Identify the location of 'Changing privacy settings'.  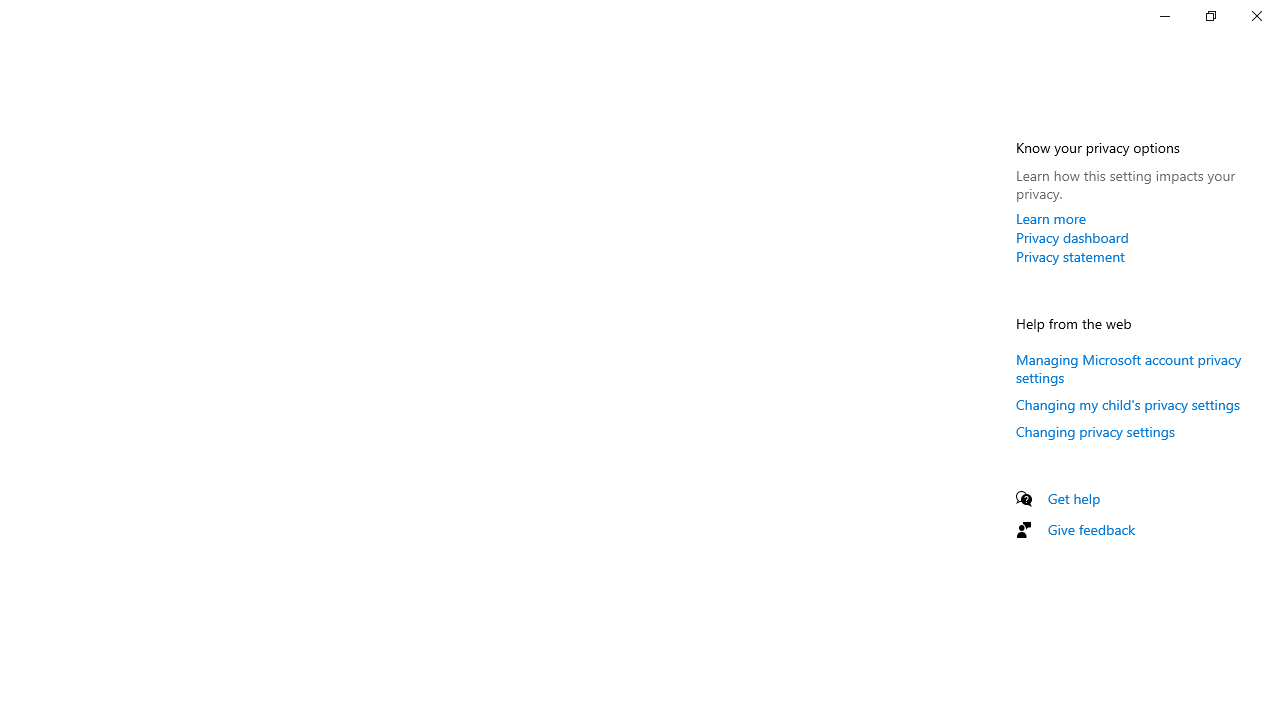
(1094, 430).